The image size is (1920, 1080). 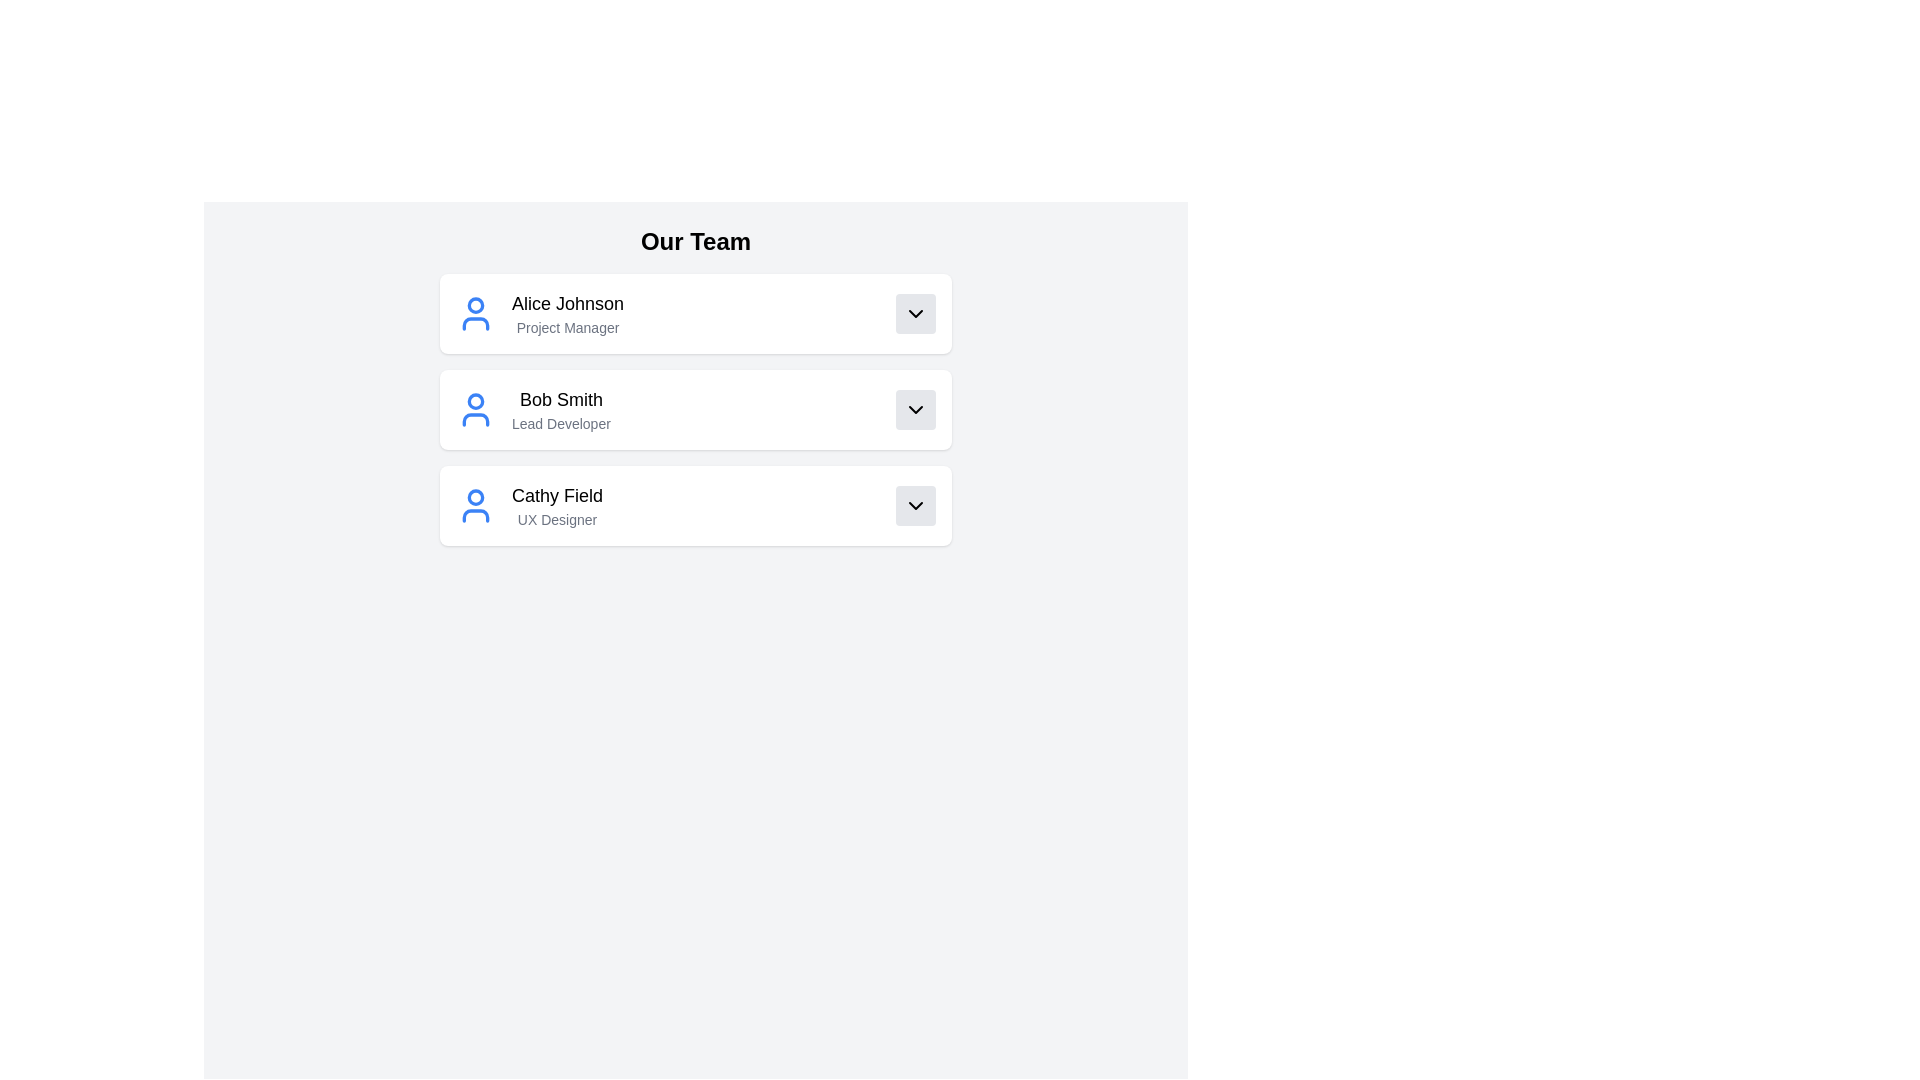 I want to click on the 'Lead Developer' text label which is styled in gray and located beneath 'Bob Smith' in the second card of the 'Our Team' section, so click(x=560, y=423).